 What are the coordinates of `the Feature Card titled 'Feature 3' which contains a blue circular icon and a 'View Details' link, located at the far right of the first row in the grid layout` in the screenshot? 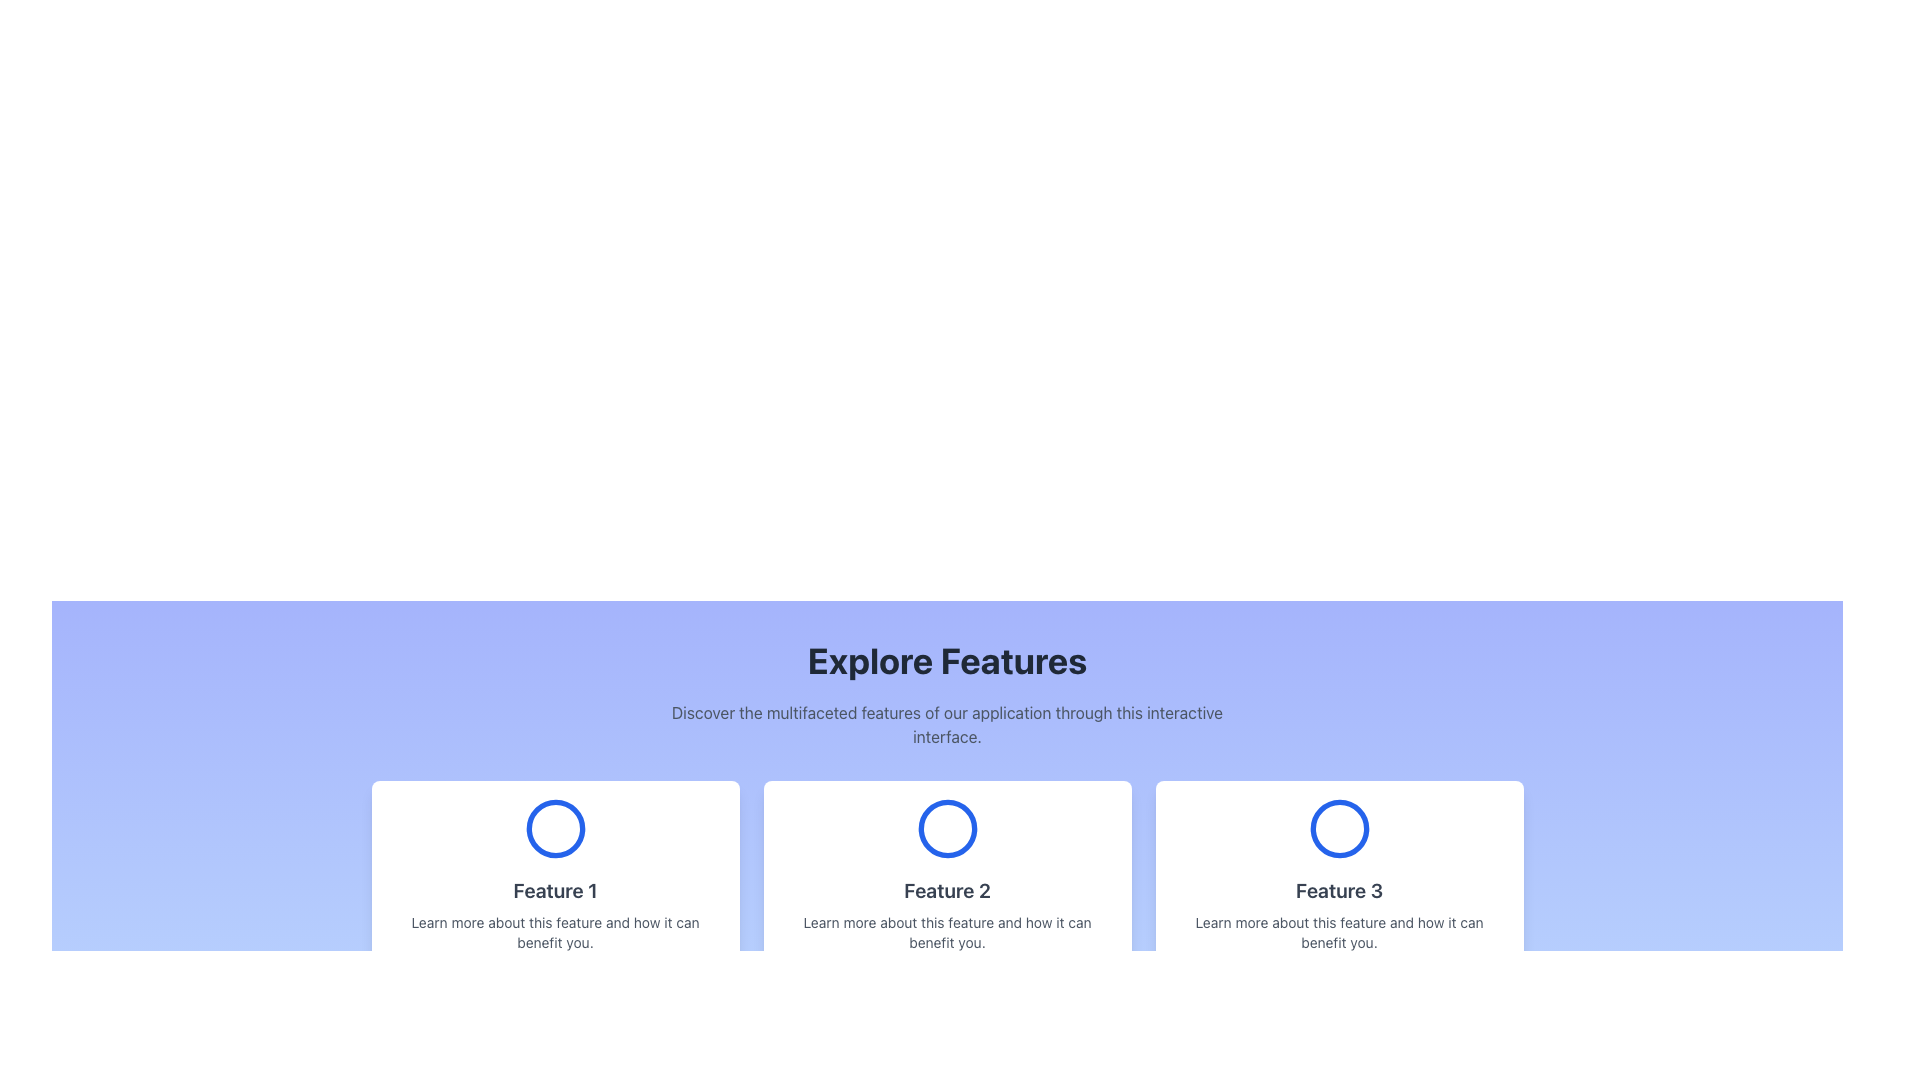 It's located at (1339, 893).